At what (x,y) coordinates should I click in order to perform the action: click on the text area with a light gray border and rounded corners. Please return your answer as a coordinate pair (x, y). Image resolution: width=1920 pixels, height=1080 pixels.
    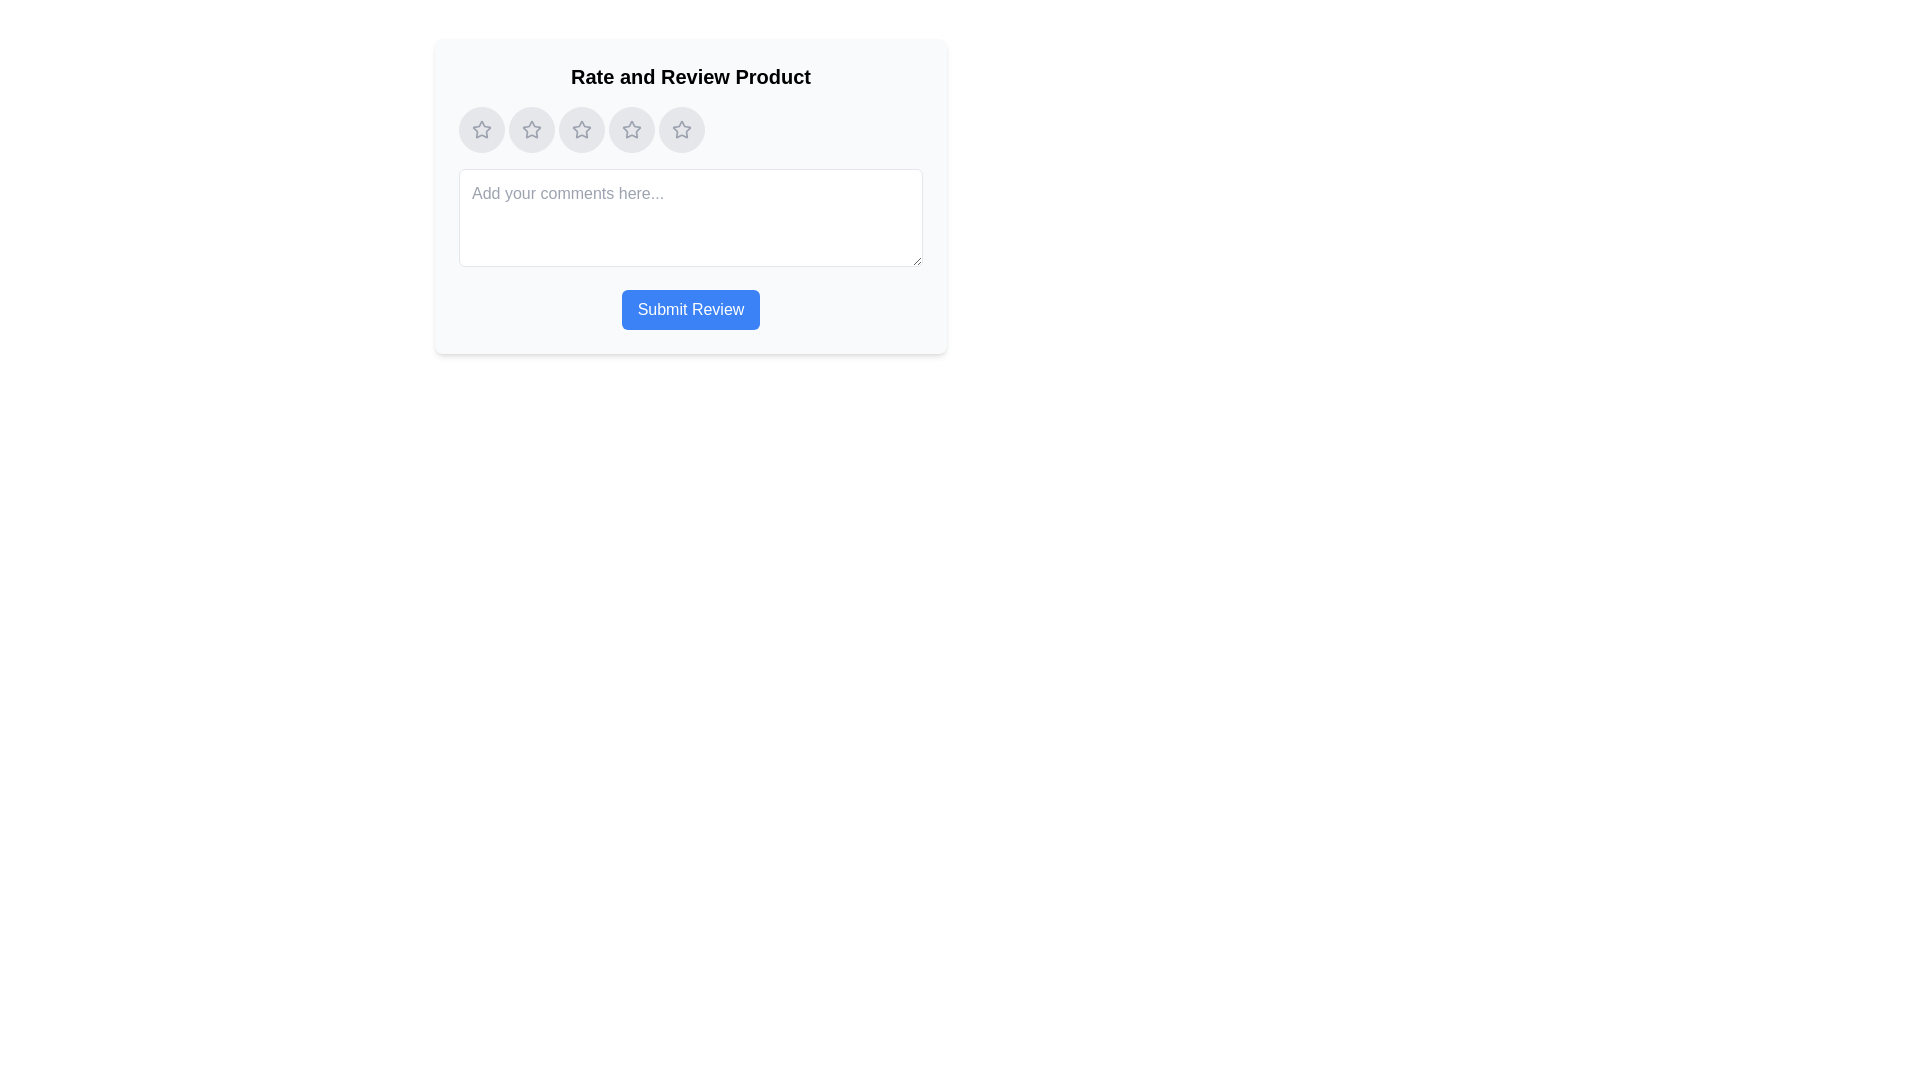
    Looking at the image, I should click on (691, 218).